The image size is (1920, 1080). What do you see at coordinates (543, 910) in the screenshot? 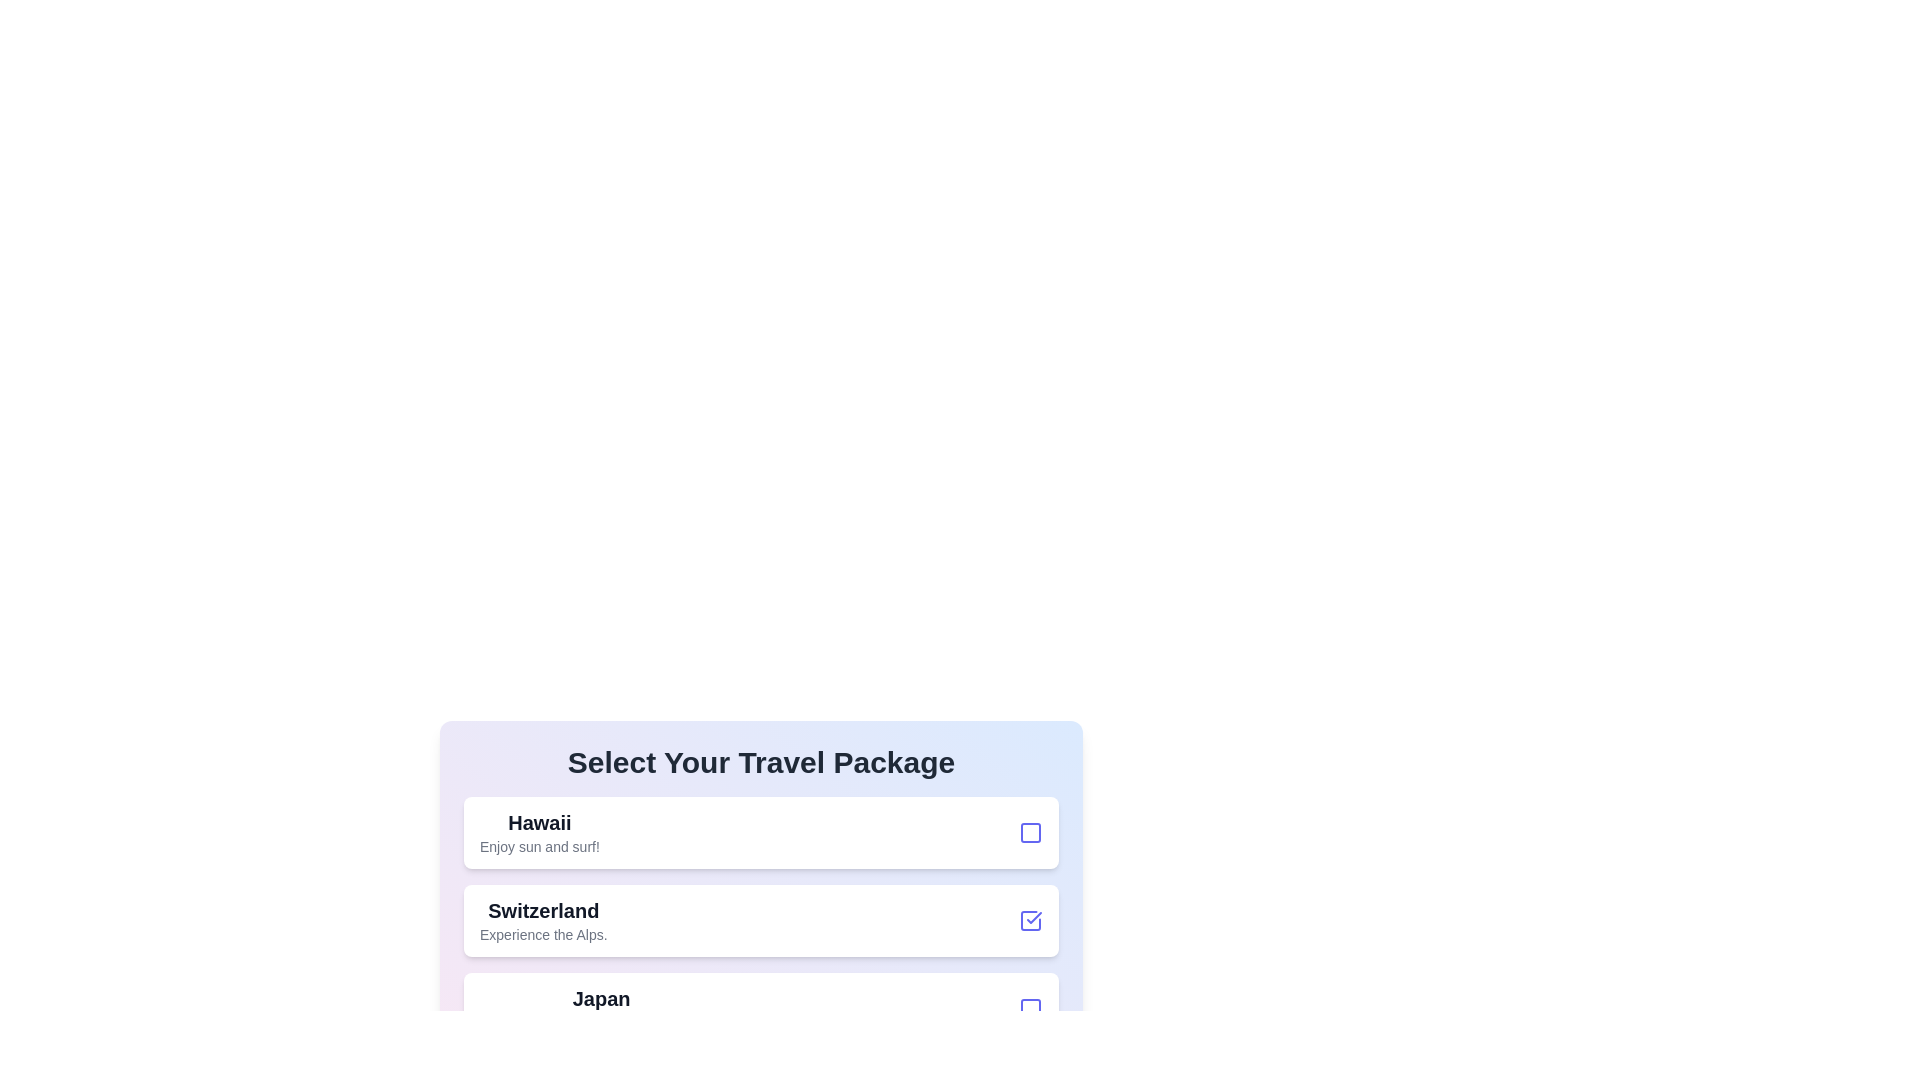
I see `the text of the travel package Switzerland to select it` at bounding box center [543, 910].